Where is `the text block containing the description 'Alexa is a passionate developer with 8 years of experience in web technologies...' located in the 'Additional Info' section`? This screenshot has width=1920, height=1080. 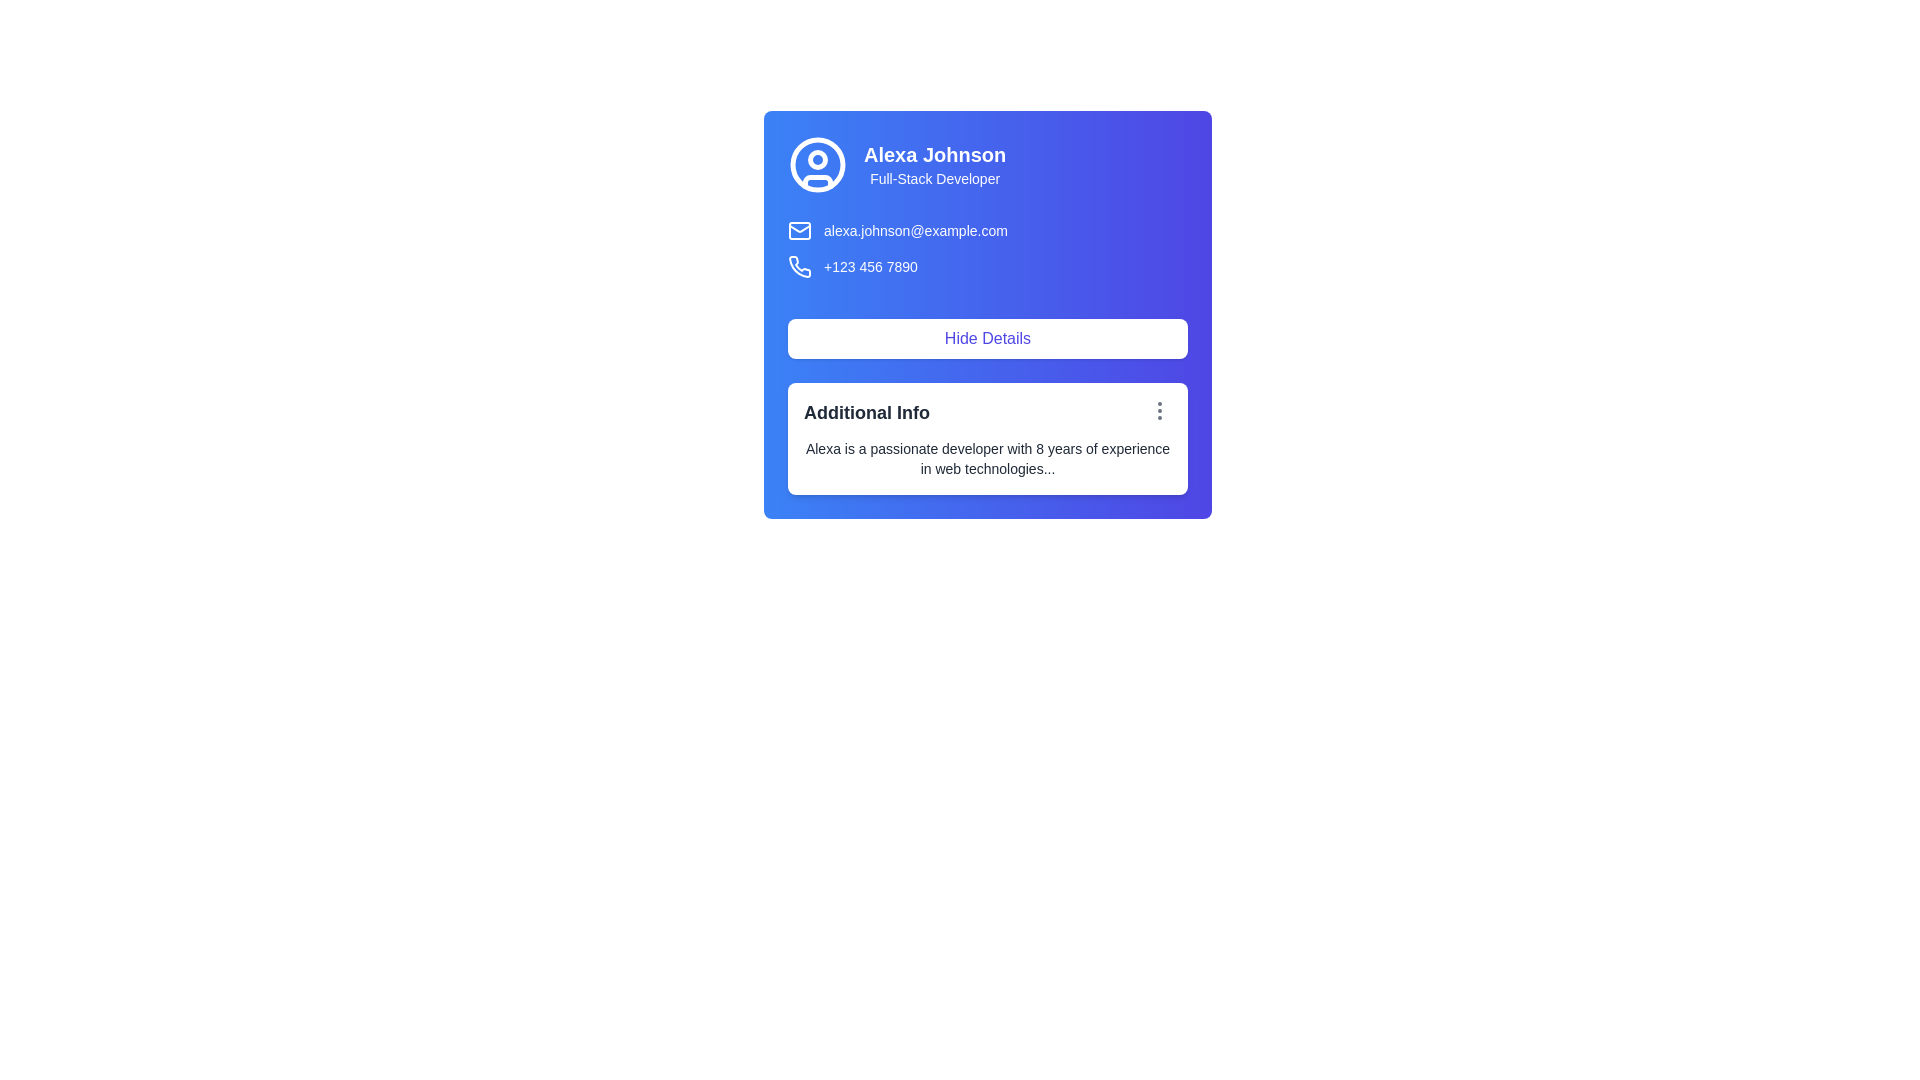 the text block containing the description 'Alexa is a passionate developer with 8 years of experience in web technologies...' located in the 'Additional Info' section is located at coordinates (988, 459).